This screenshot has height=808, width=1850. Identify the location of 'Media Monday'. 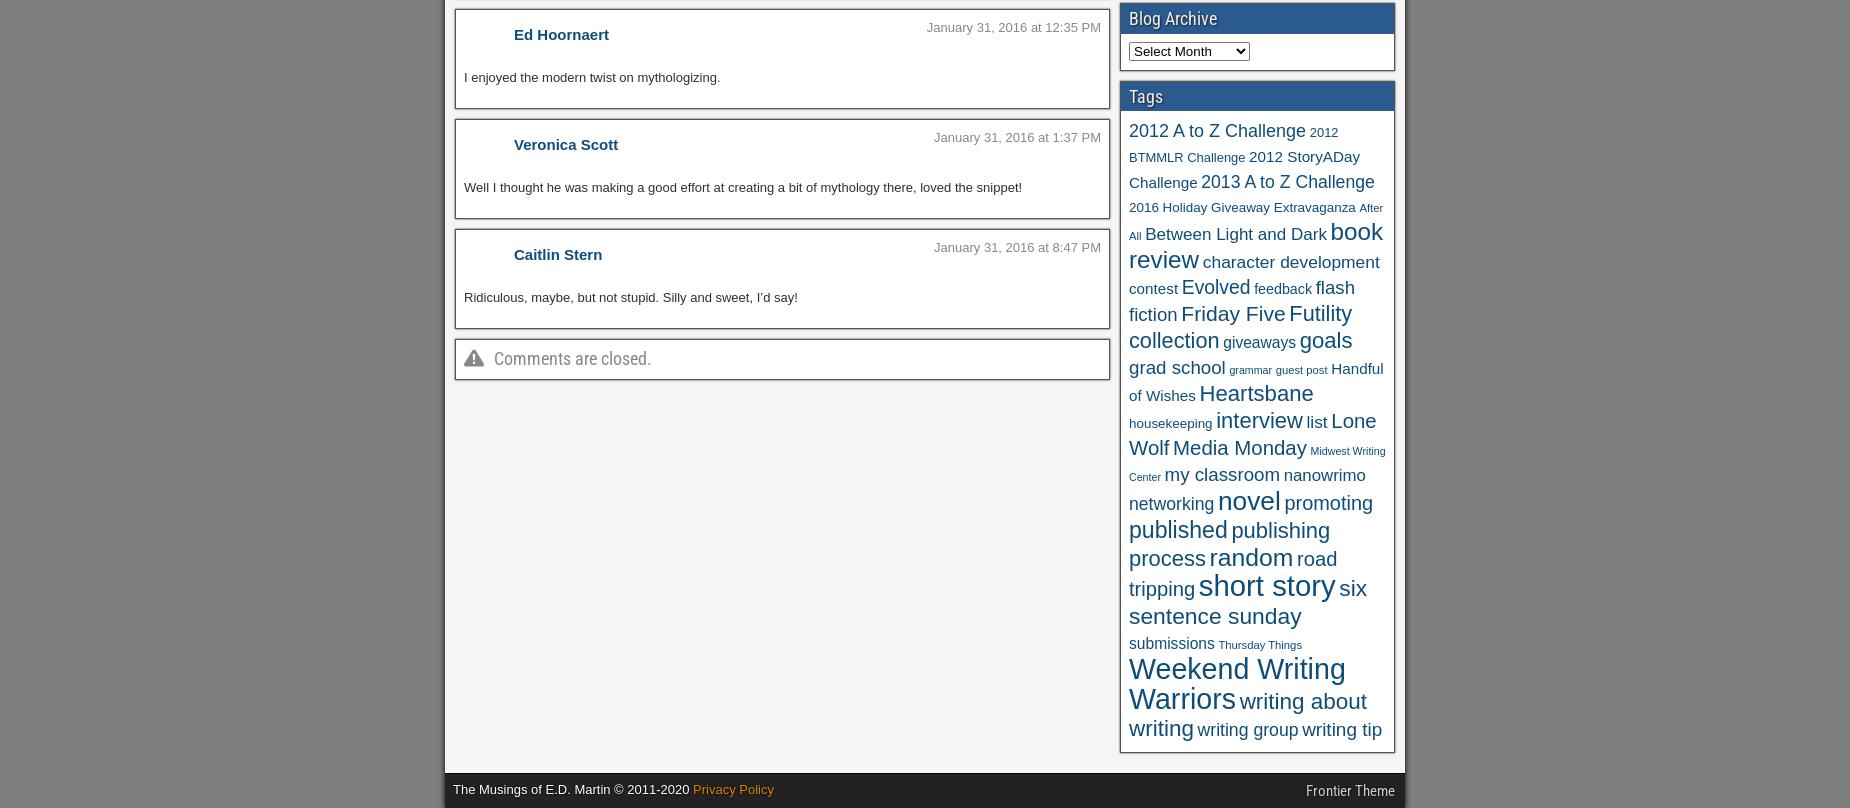
(1238, 448).